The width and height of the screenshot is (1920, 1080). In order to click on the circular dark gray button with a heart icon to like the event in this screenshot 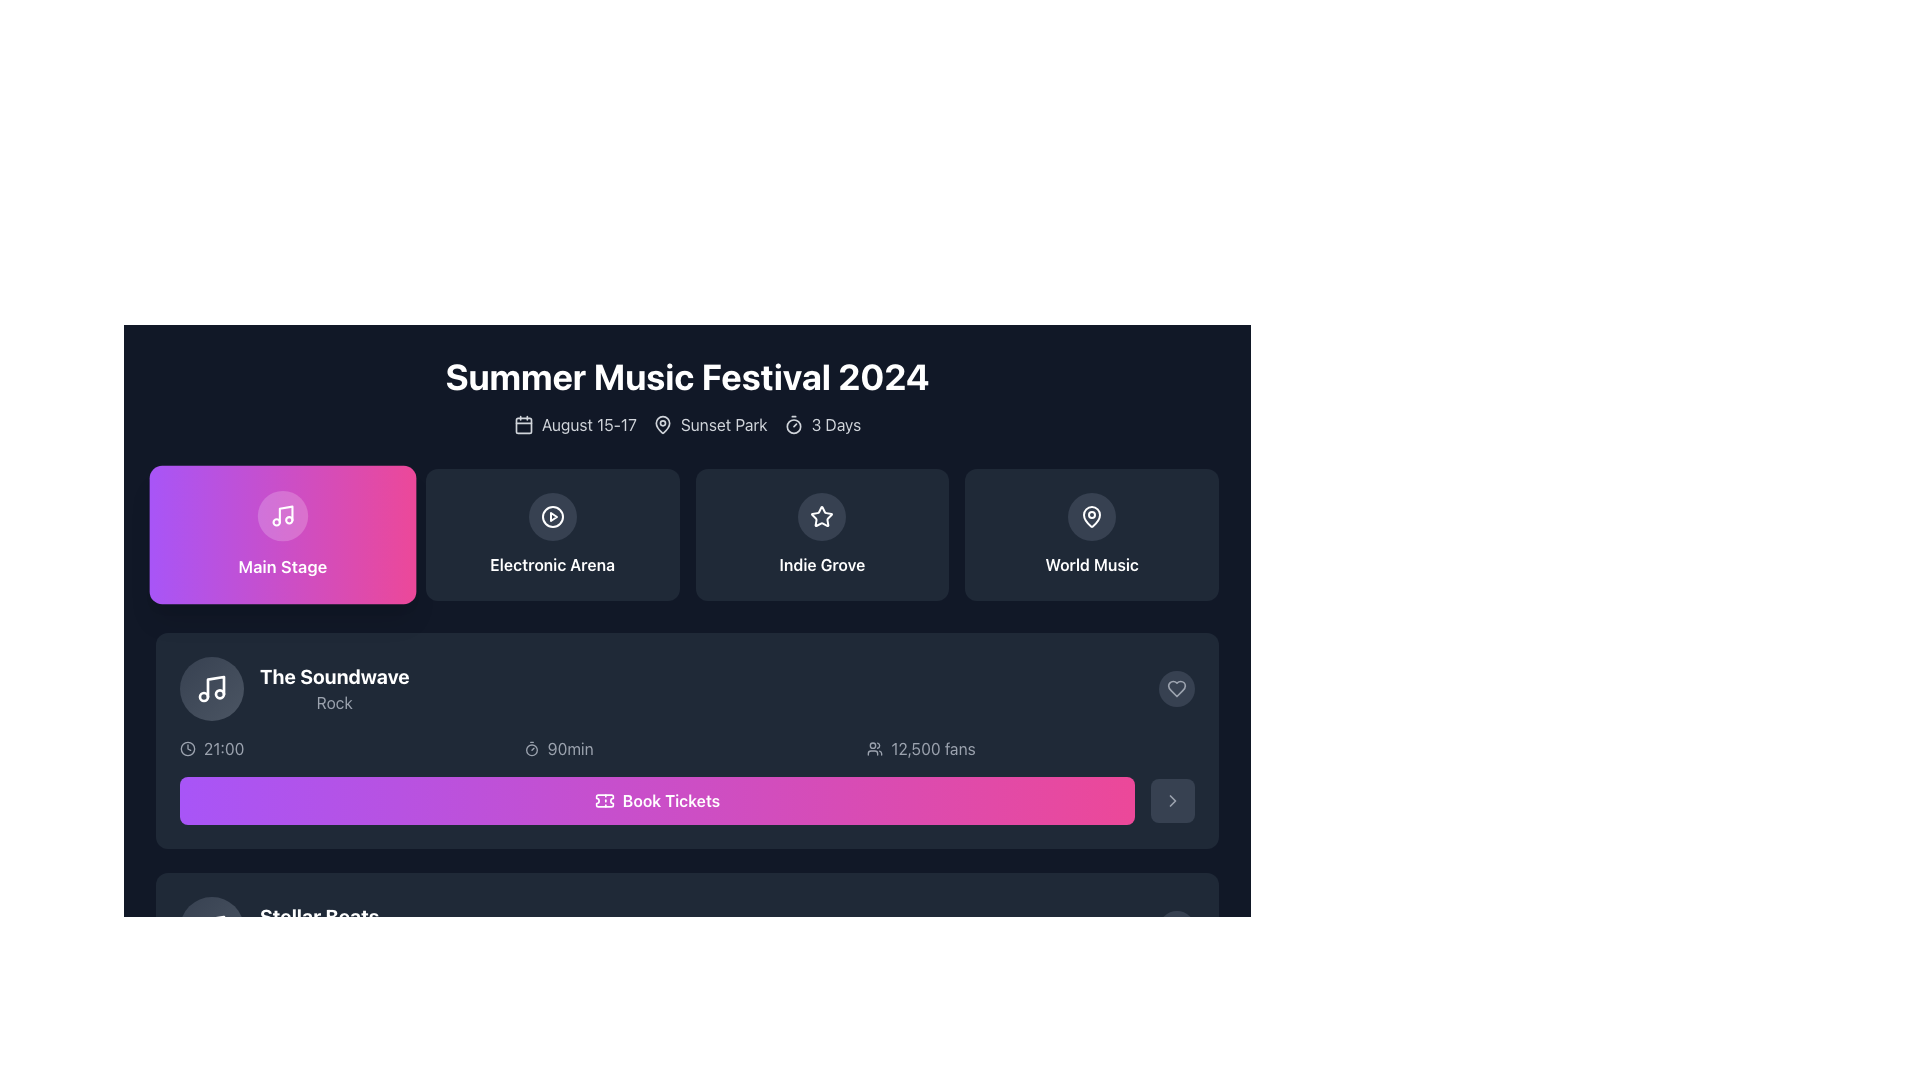, I will do `click(1176, 688)`.